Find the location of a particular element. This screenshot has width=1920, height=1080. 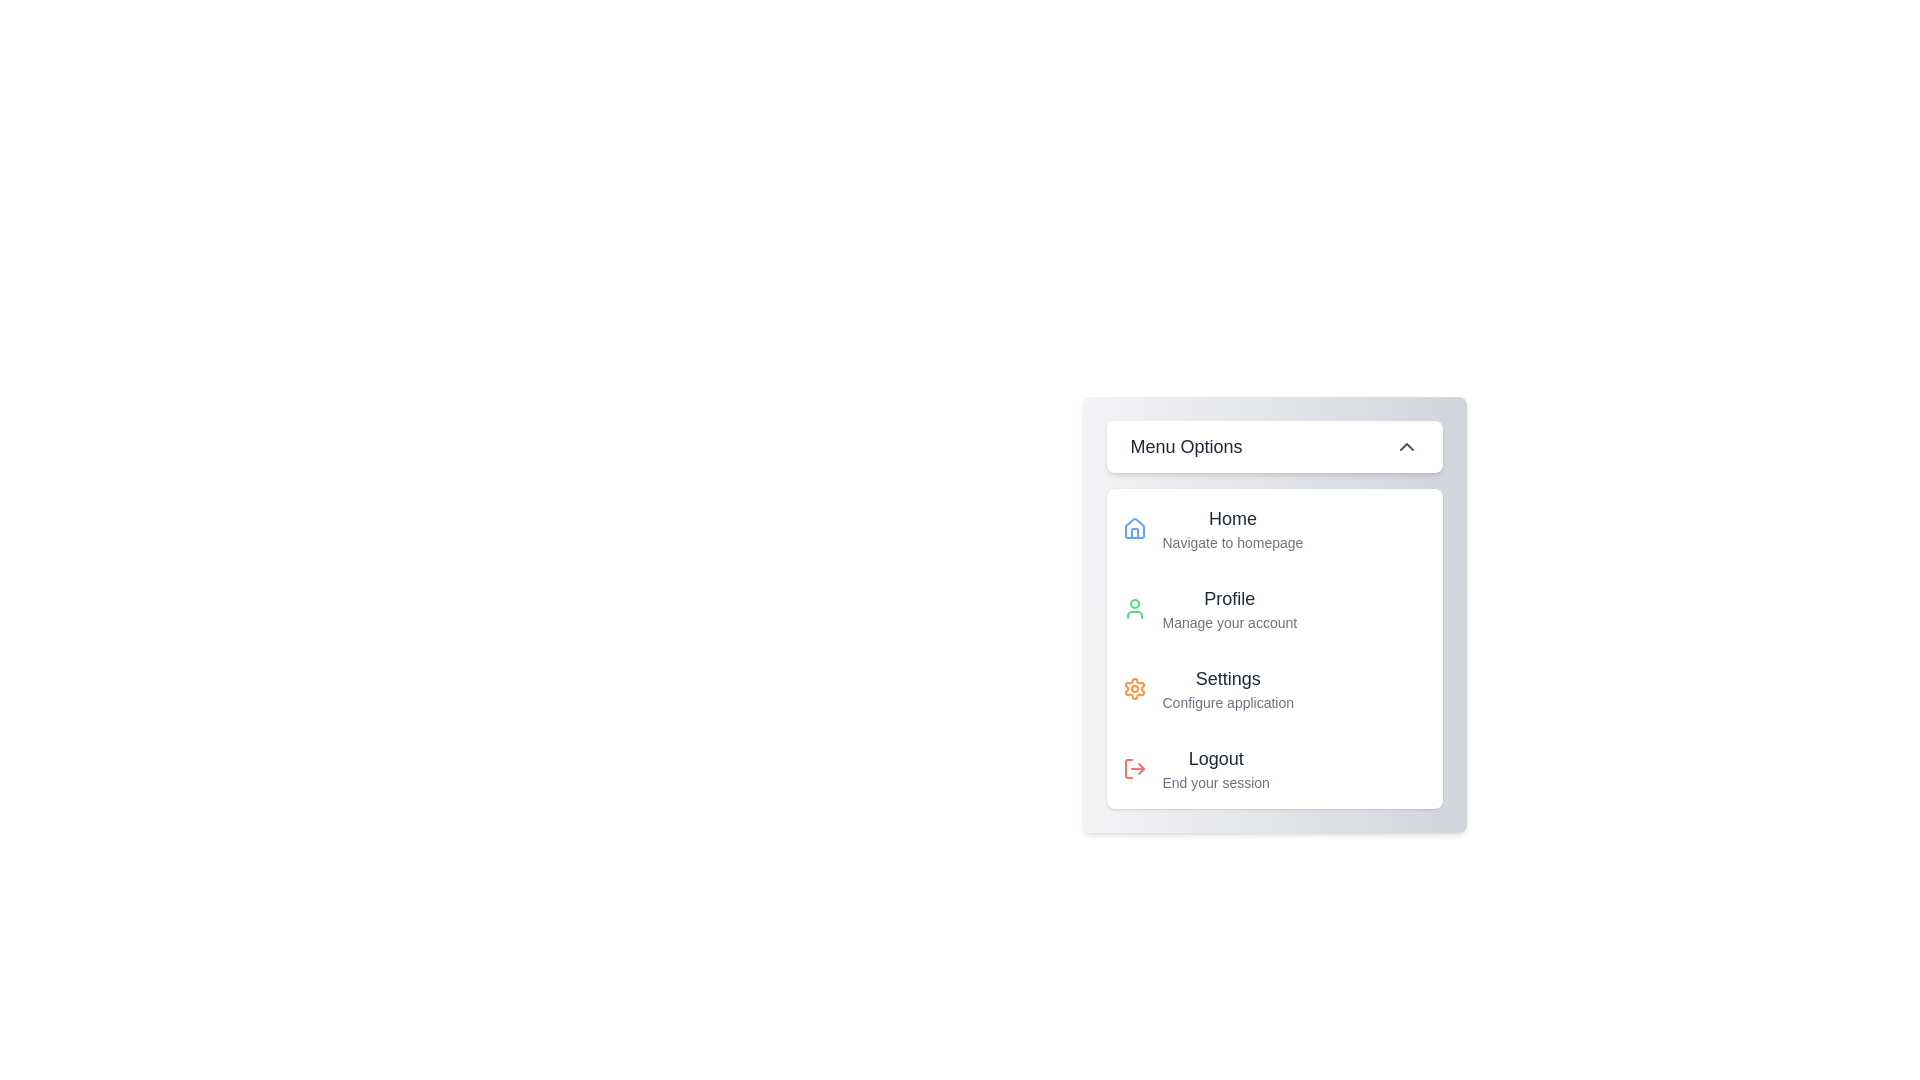

the descriptive Text label that provides additional information about the 'Profile' menu option, which is located directly below the 'Profile' text label in the vertical menu layout is located at coordinates (1228, 622).